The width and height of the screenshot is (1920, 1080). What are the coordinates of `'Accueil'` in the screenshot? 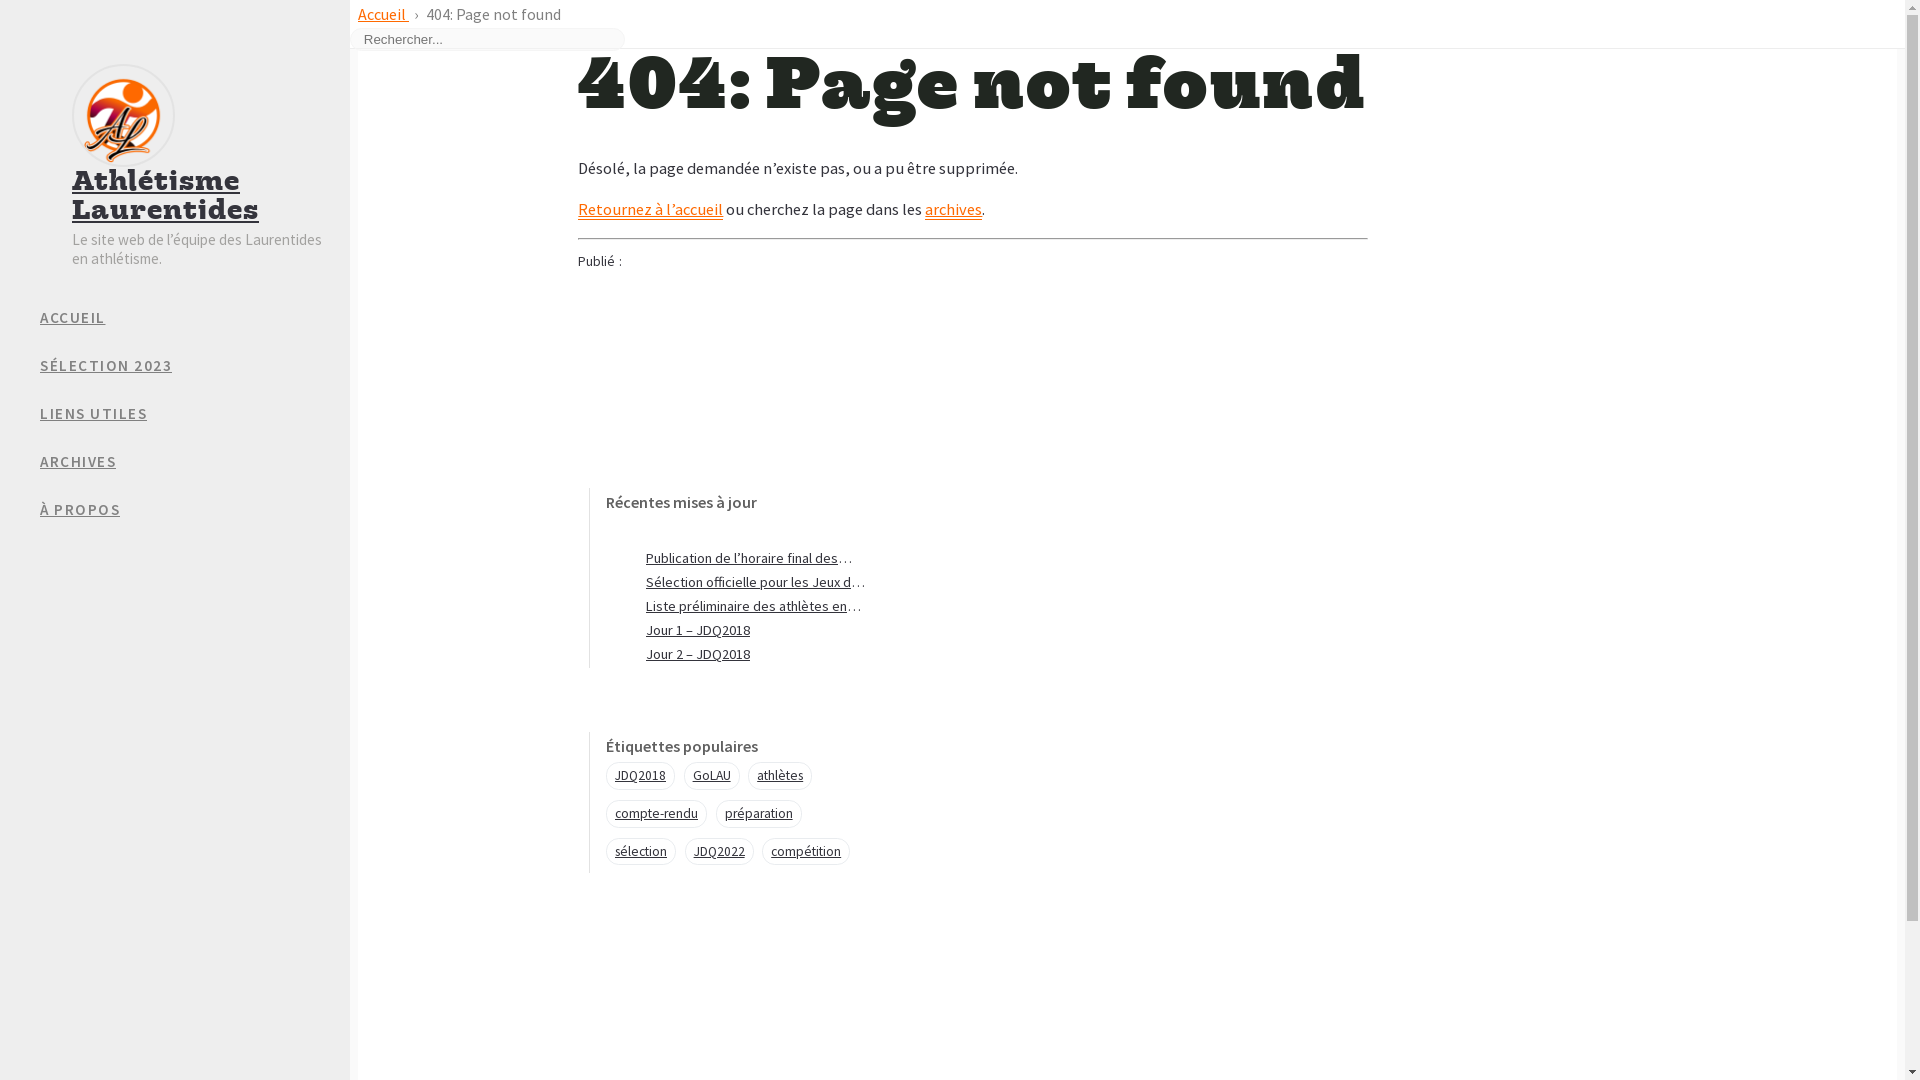 It's located at (383, 14).